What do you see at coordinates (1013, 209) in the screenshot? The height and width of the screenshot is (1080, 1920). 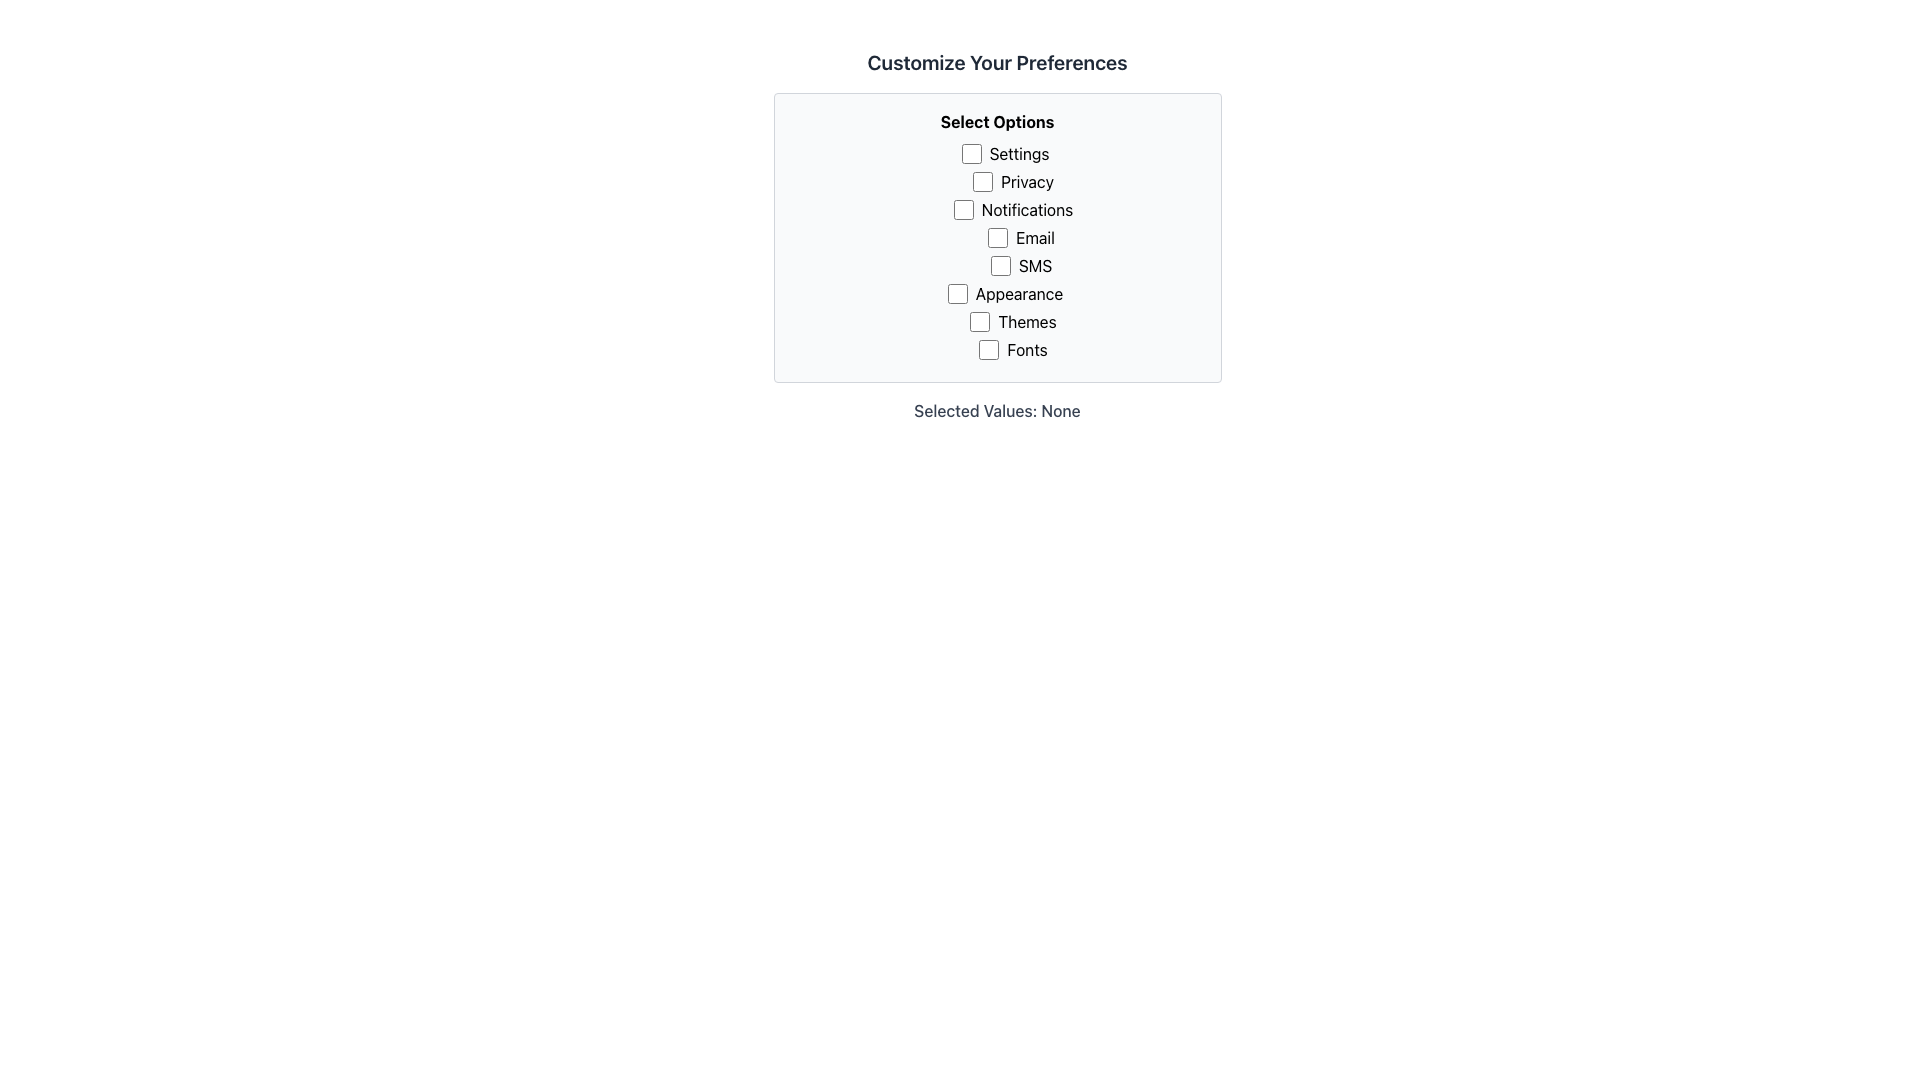 I see `the label of the 'Notifications' checkbox` at bounding box center [1013, 209].